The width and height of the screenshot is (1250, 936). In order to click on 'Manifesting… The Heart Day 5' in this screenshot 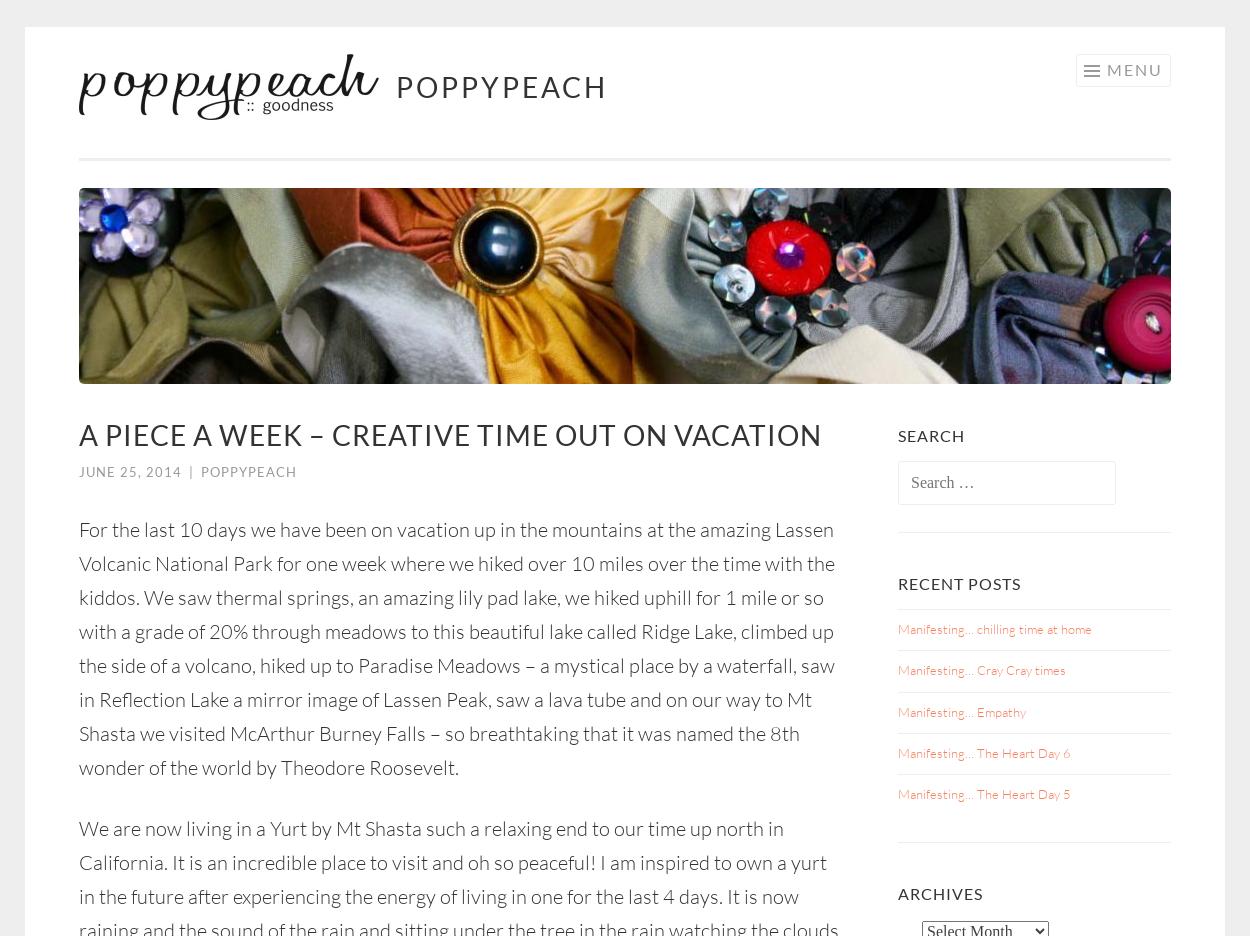, I will do `click(983, 791)`.